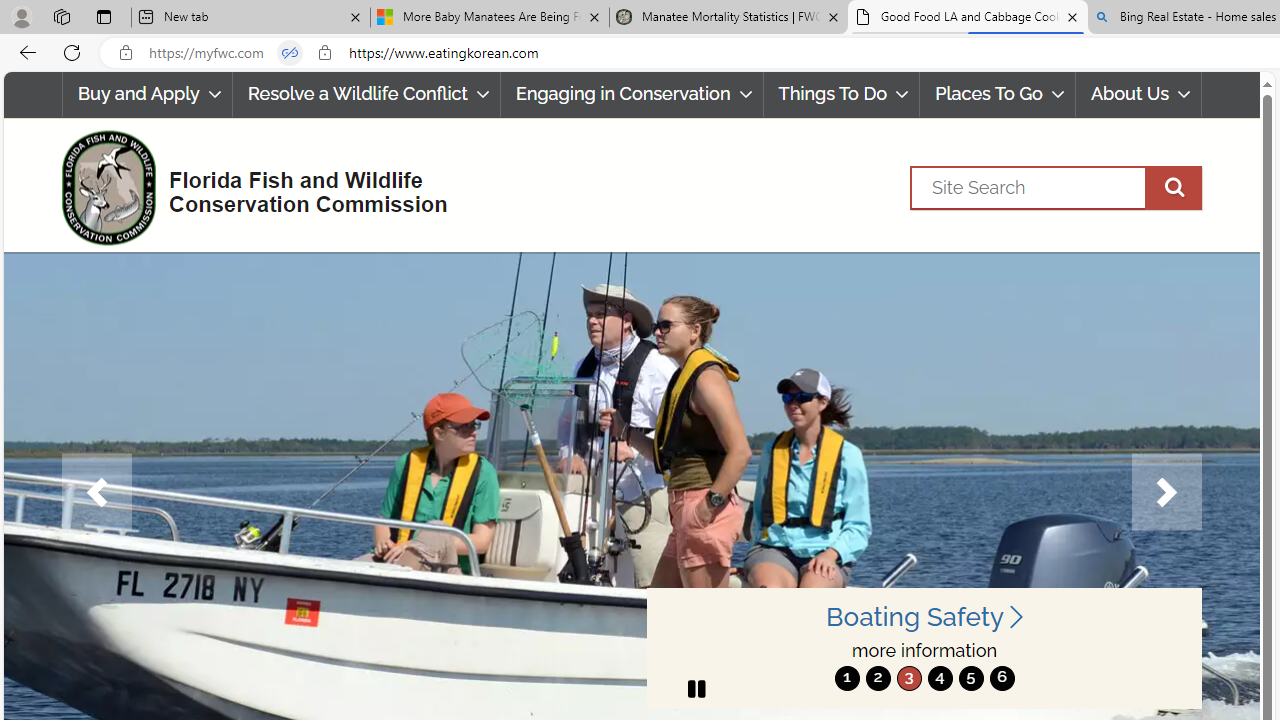 This screenshot has height=720, width=1280. What do you see at coordinates (1139, 94) in the screenshot?
I see `'About Us'` at bounding box center [1139, 94].